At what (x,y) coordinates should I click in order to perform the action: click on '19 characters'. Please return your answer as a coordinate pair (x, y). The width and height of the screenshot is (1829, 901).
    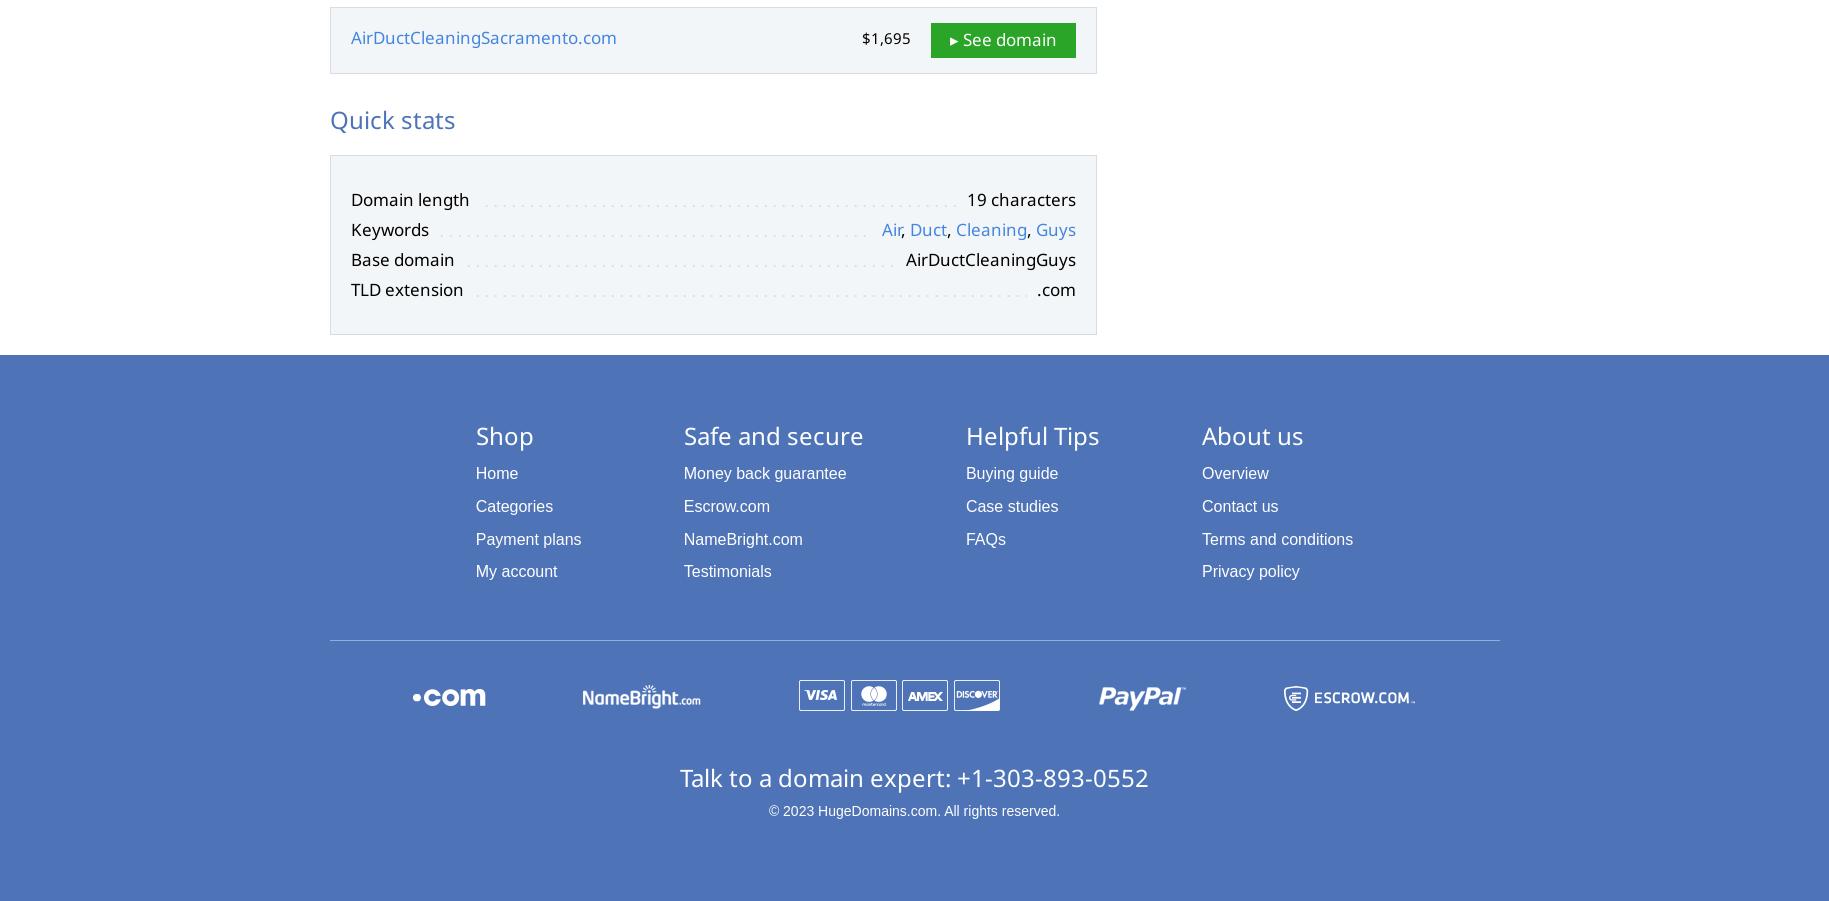
    Looking at the image, I should click on (1019, 198).